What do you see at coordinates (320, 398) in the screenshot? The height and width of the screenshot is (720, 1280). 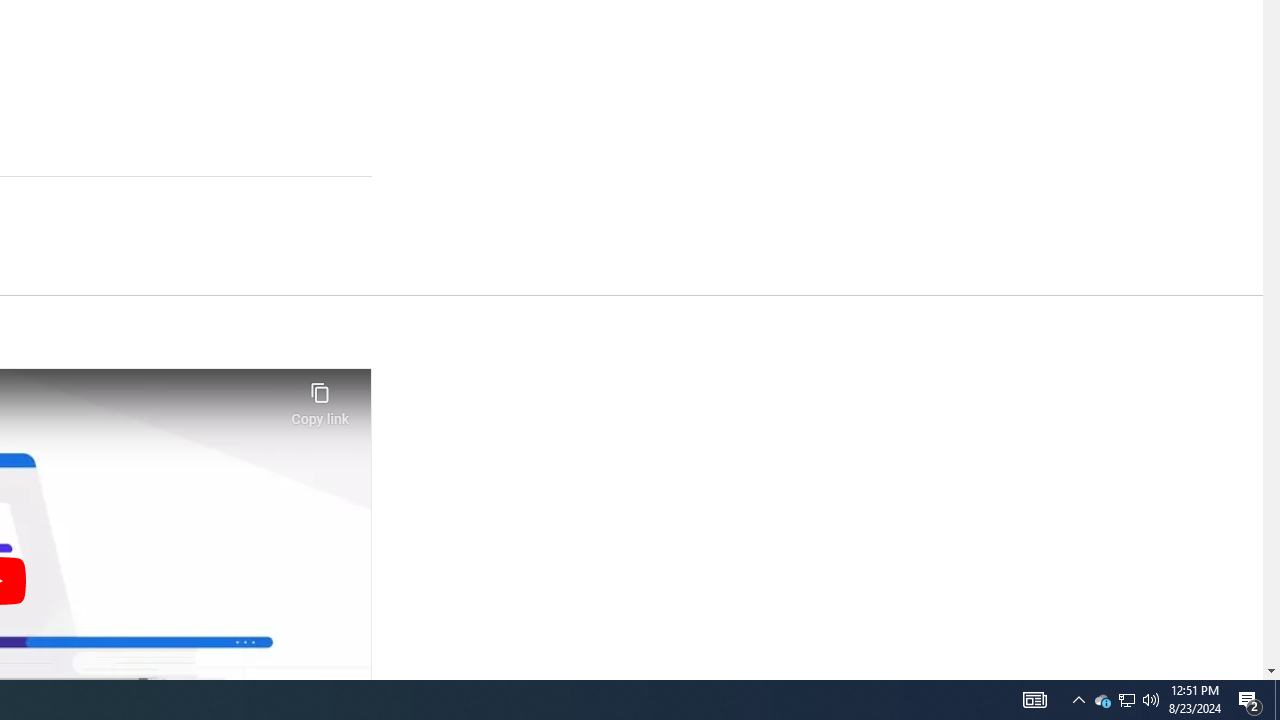 I see `'Copy link'` at bounding box center [320, 398].